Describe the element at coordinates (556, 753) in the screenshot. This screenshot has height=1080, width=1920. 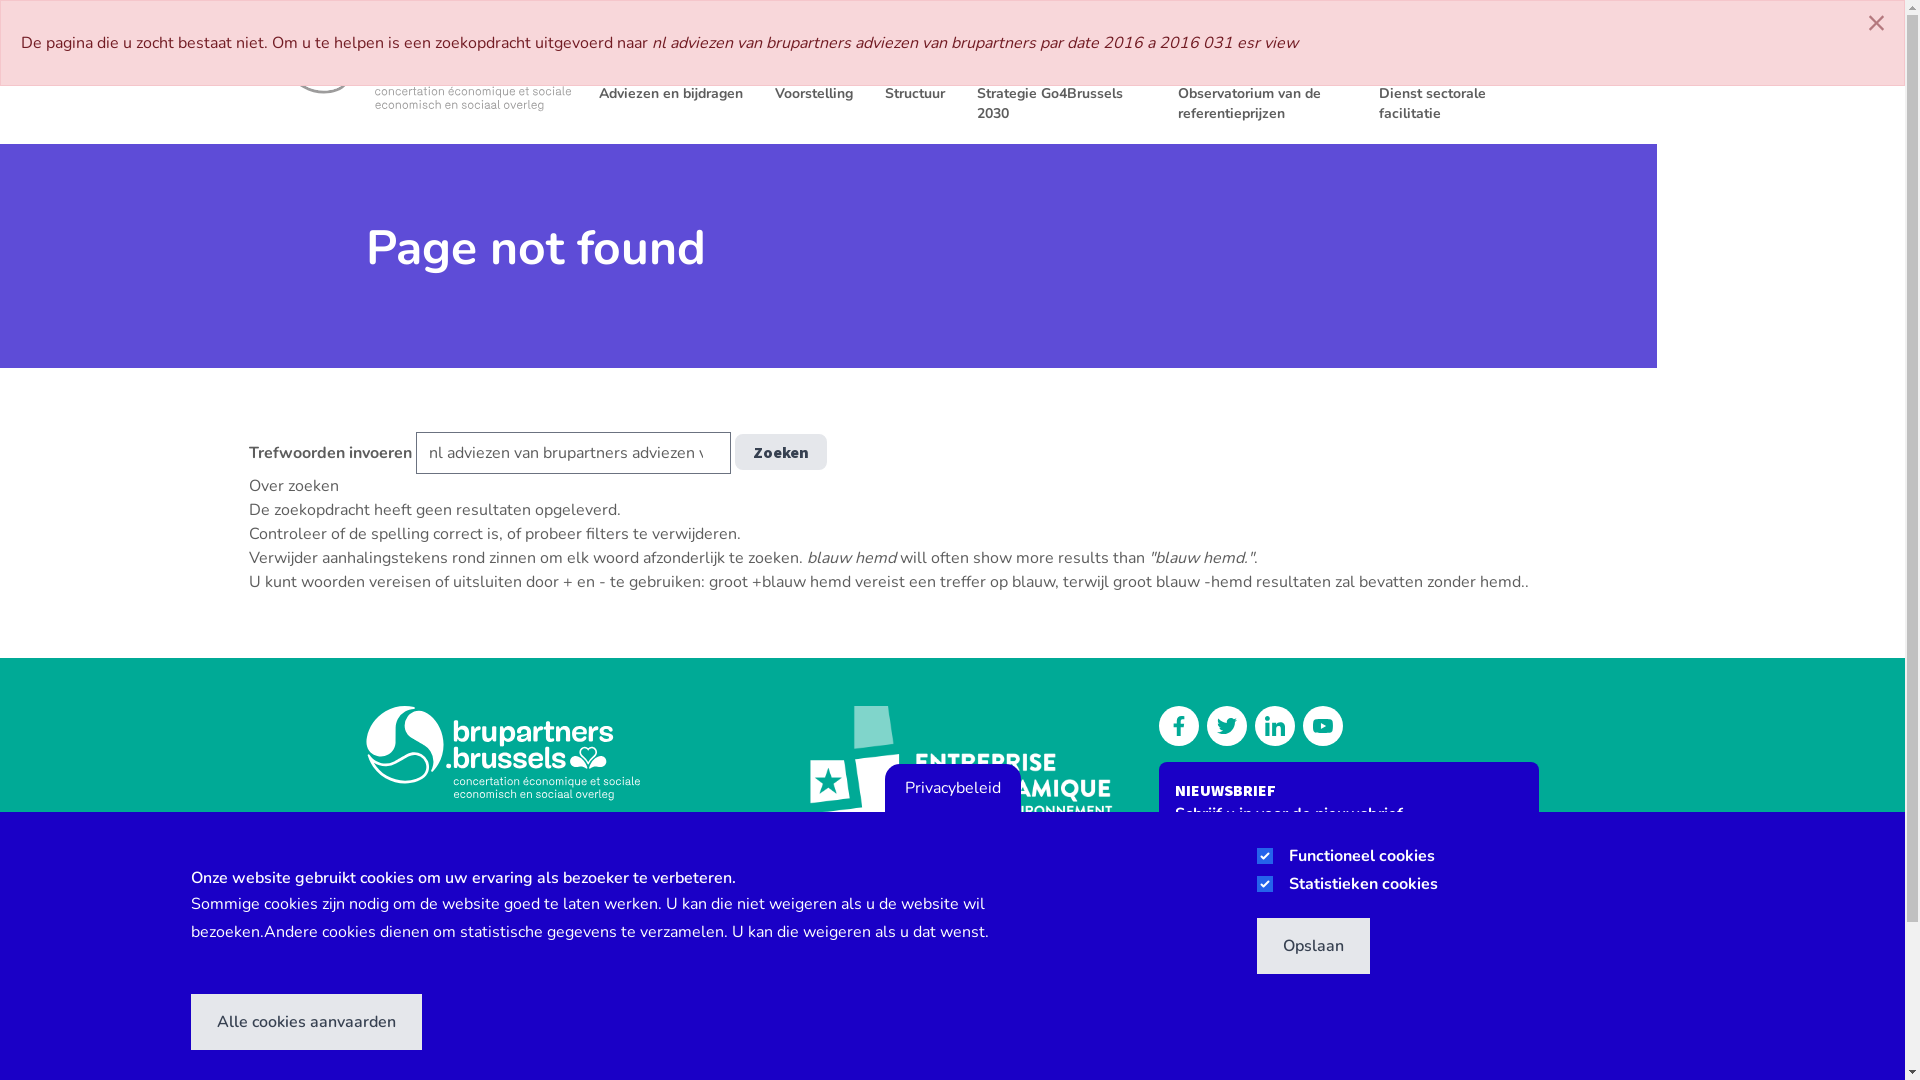
I see `'Brupartners'` at that location.